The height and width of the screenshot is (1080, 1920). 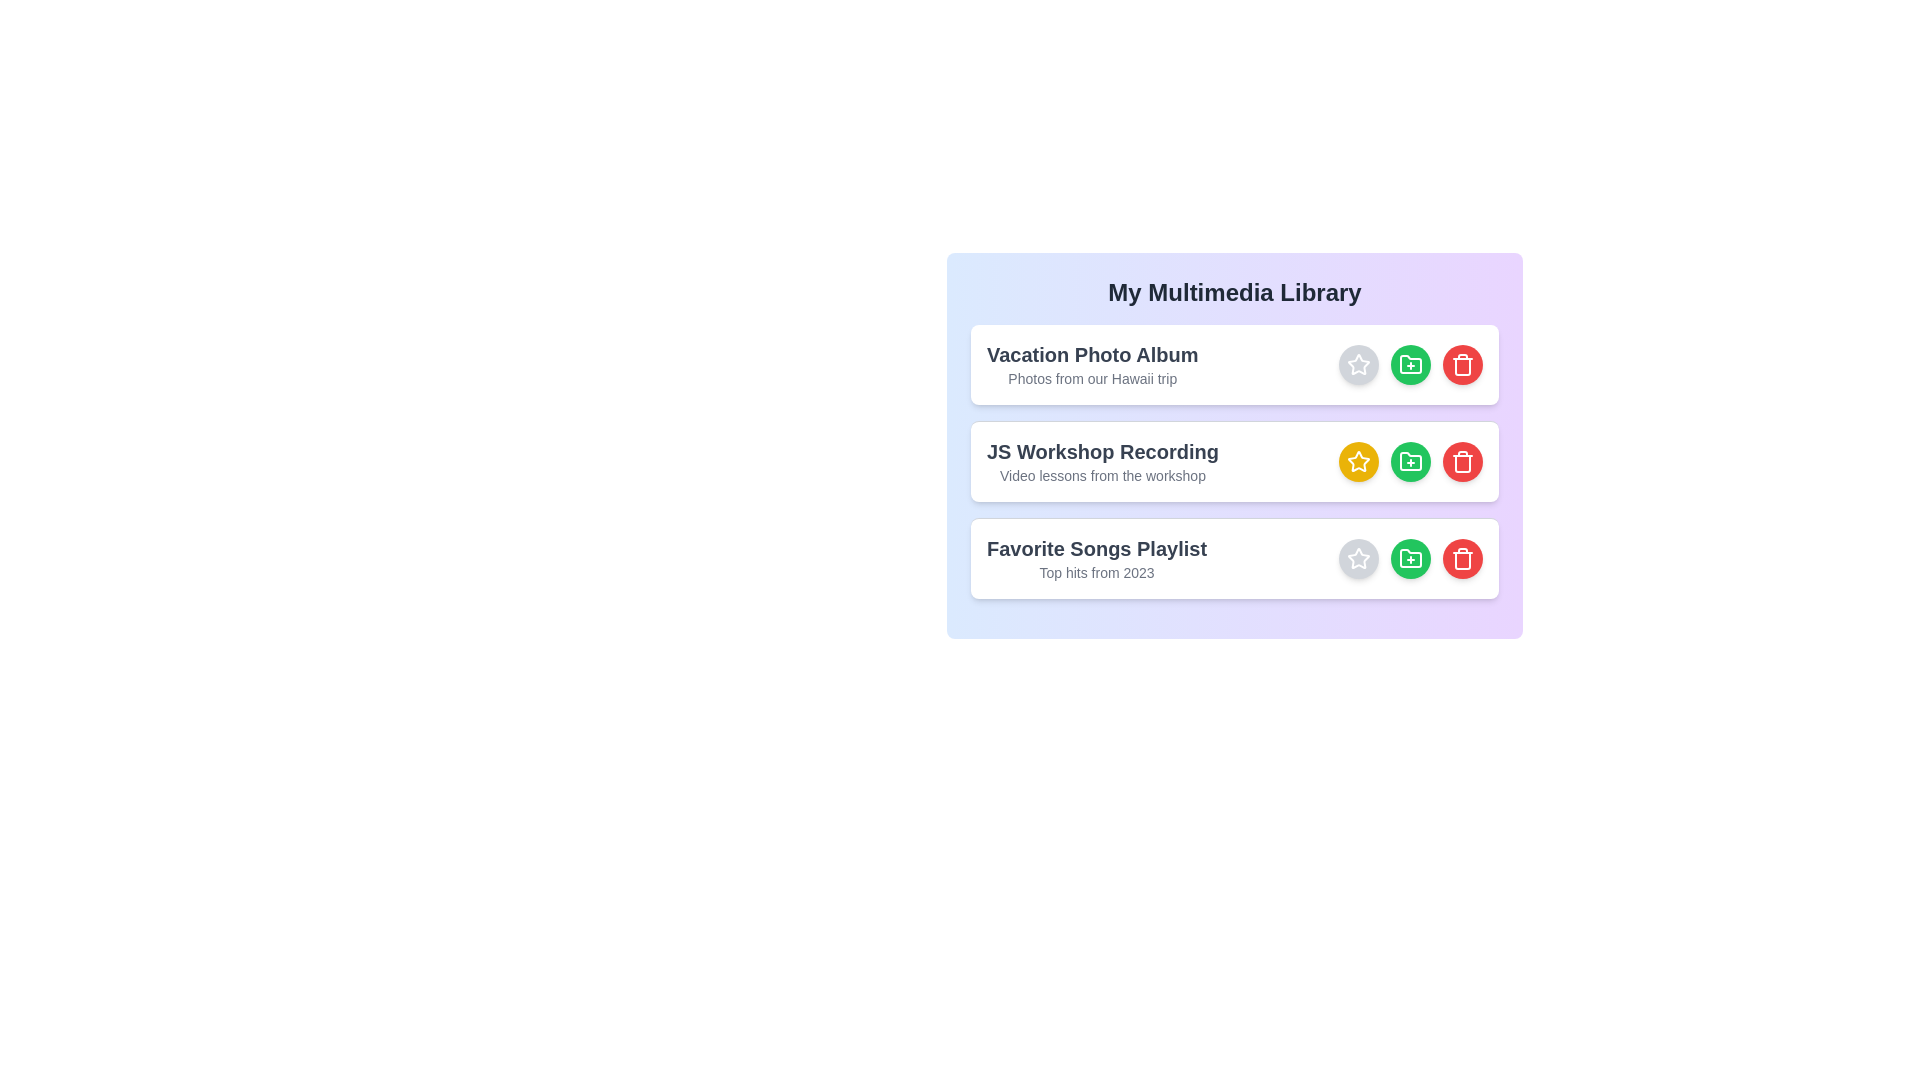 What do you see at coordinates (1091, 365) in the screenshot?
I see `the text element titled 'Vacation Photo Album' with descriptive text 'Photos from our Hawaii trip', which is the first item in the 'My Multimedia Library' section` at bounding box center [1091, 365].